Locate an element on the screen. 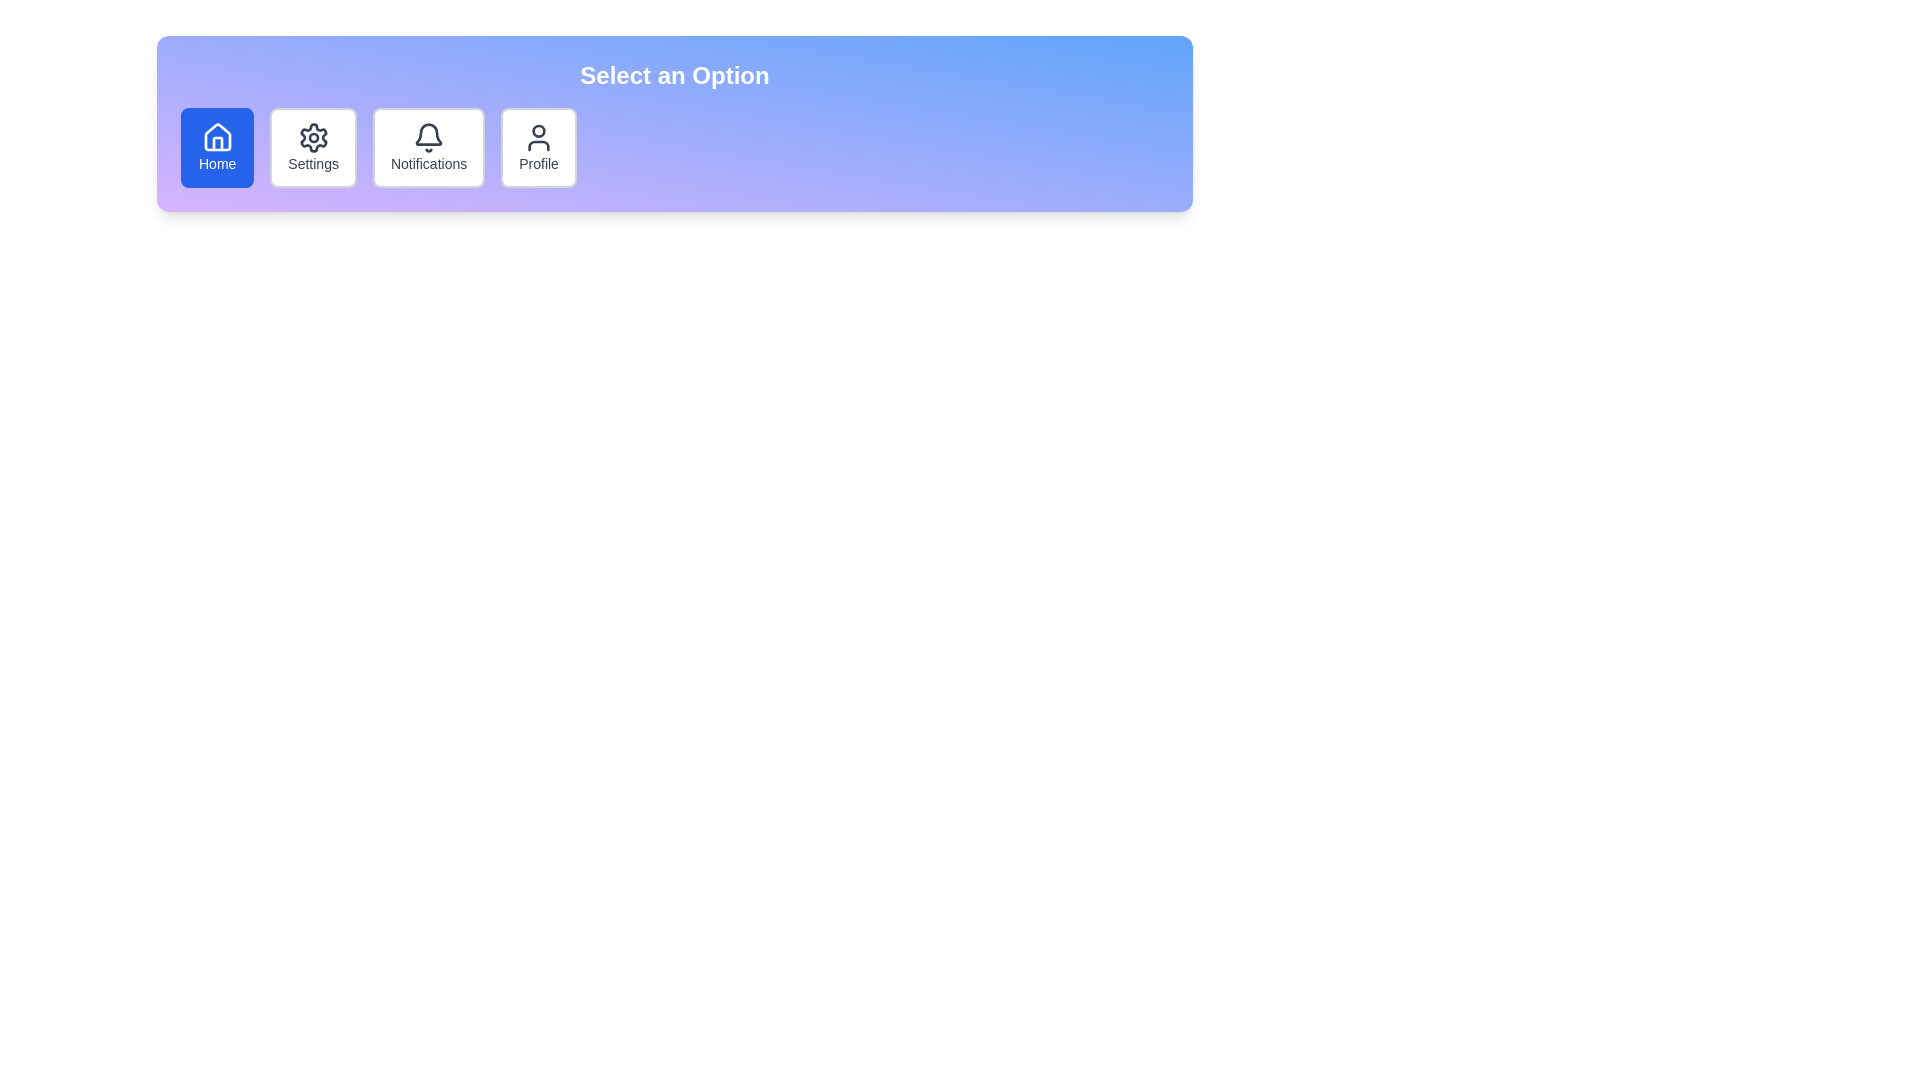  the 'Home' button in the navigation bar is located at coordinates (217, 136).